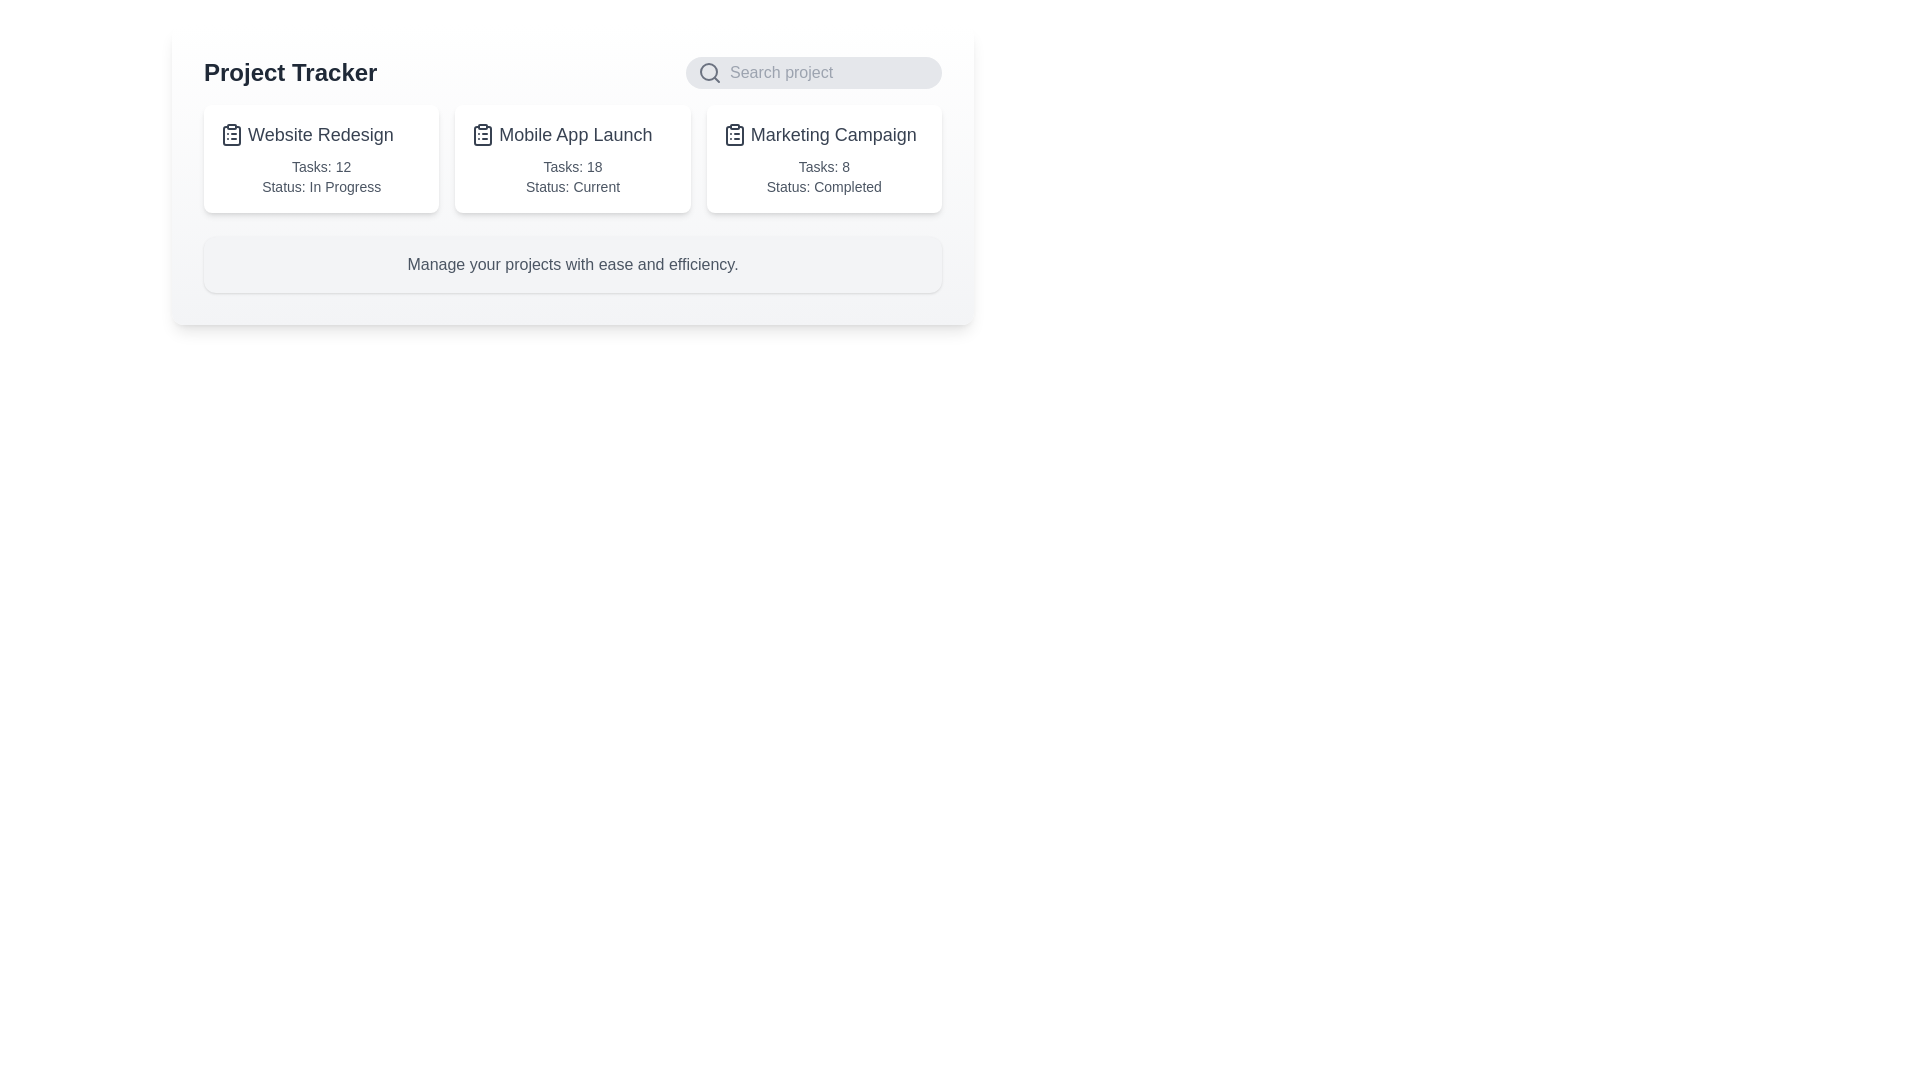 This screenshot has height=1080, width=1920. What do you see at coordinates (571, 264) in the screenshot?
I see `the static text label that says 'Manage your projects with ease and efficiency.' which is styled in gray and located in a light gray rounded box near the center of the UI` at bounding box center [571, 264].